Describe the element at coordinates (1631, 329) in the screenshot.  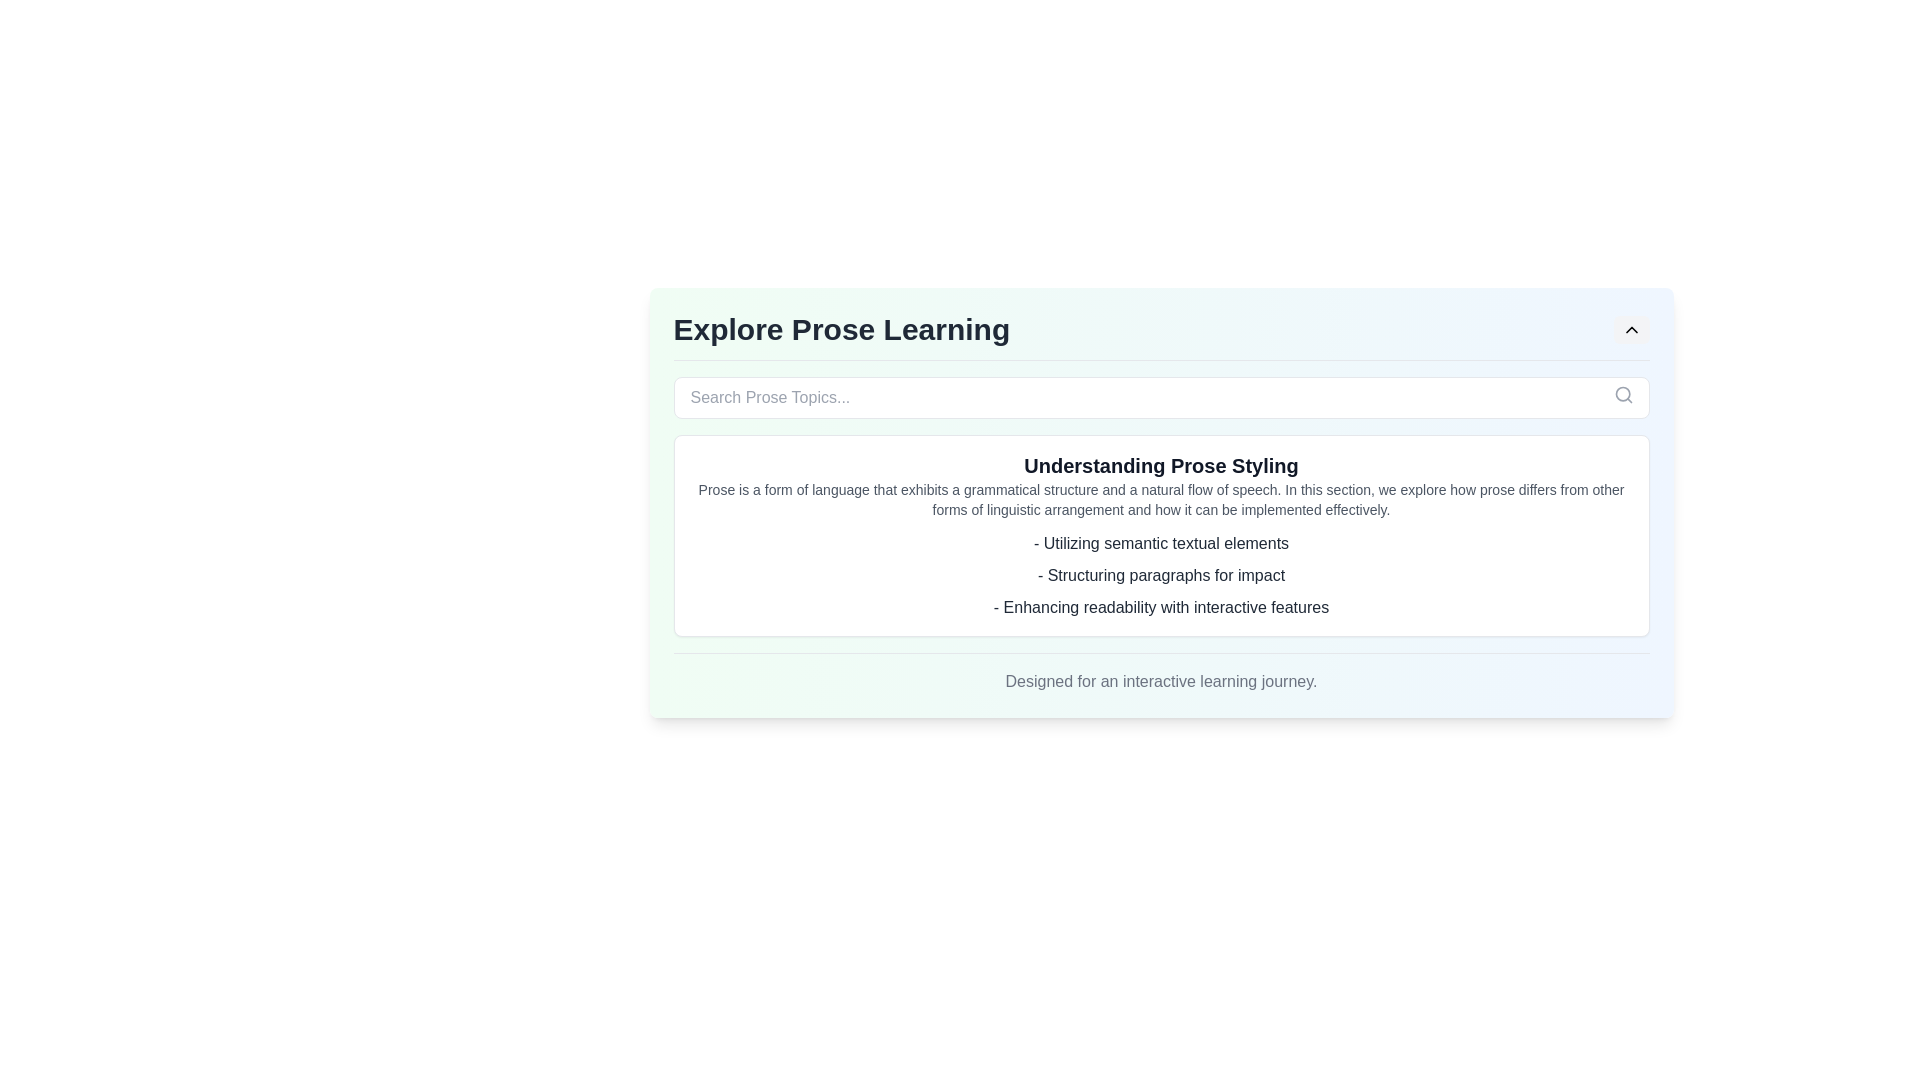
I see `the button located in the top-right corner of the 'Explore Prose Learning' panel` at that location.